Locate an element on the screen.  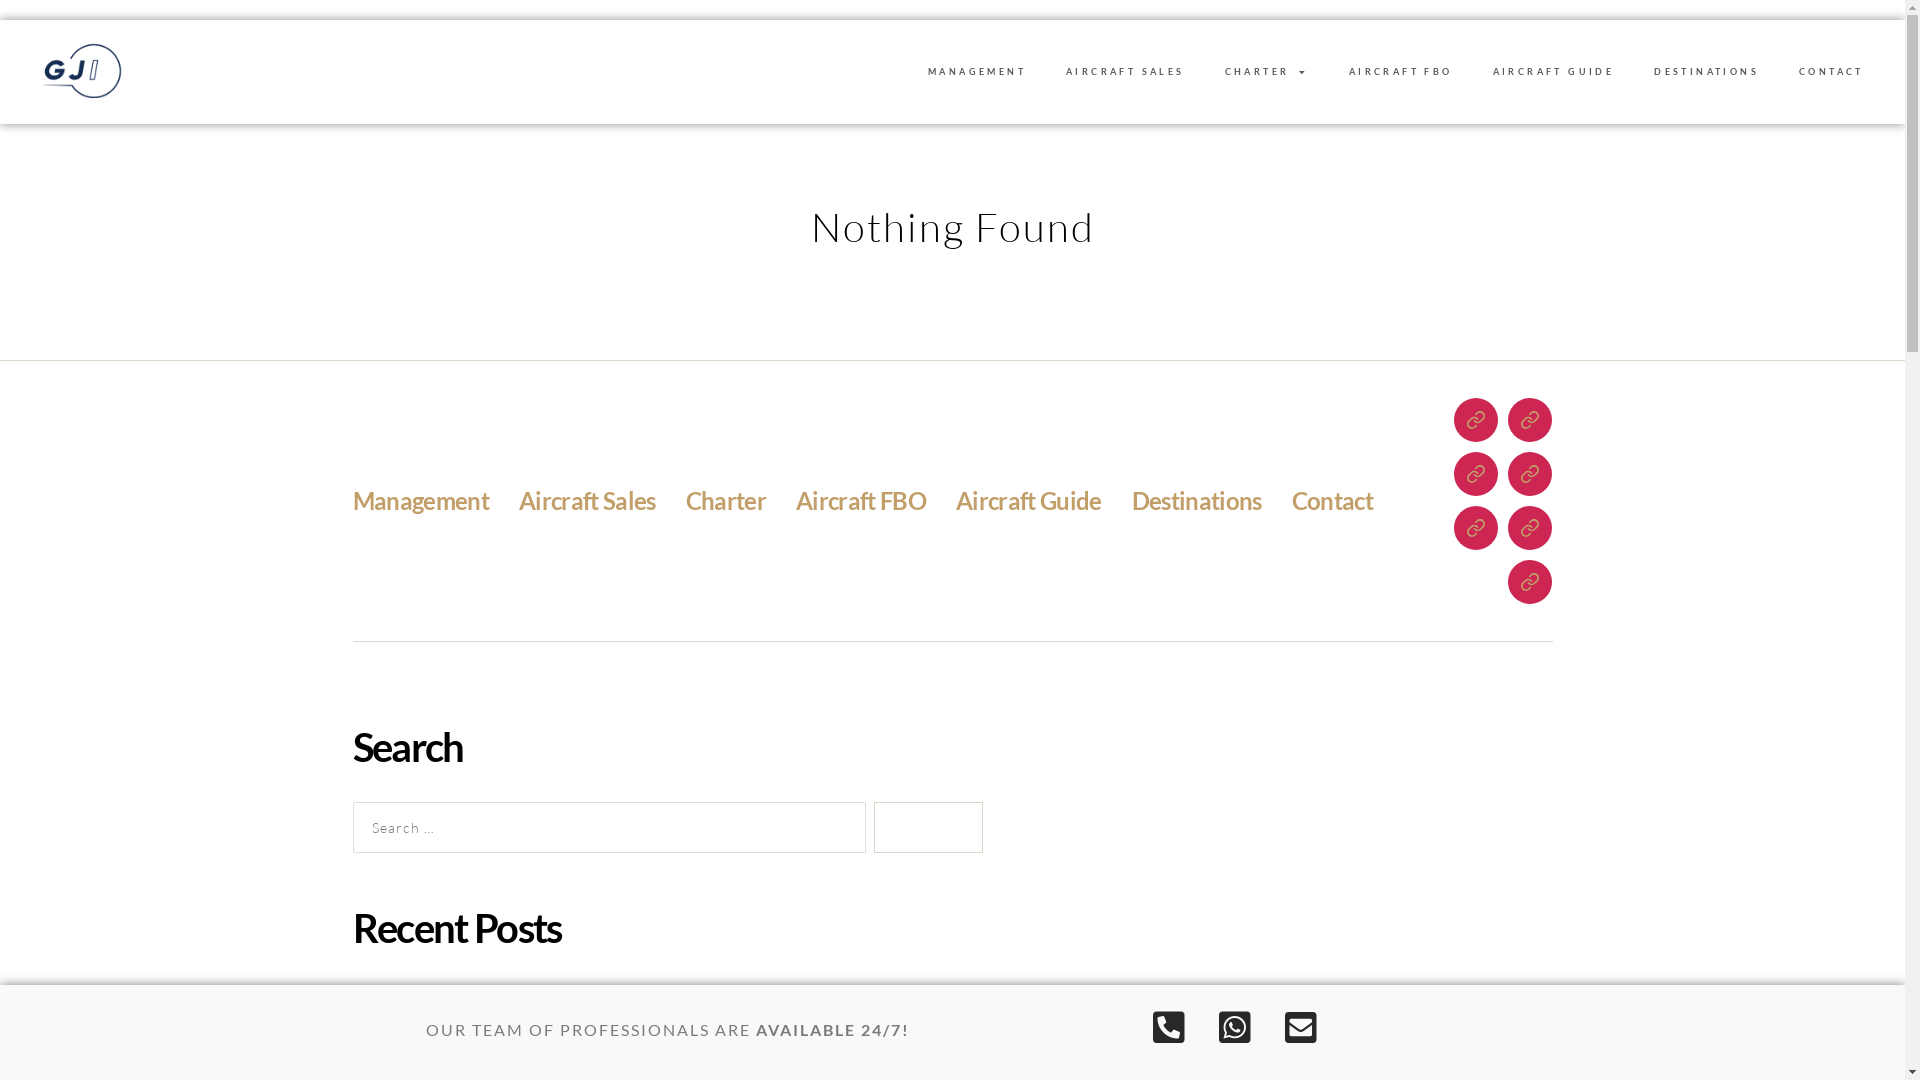
'Destinations' is located at coordinates (1196, 499).